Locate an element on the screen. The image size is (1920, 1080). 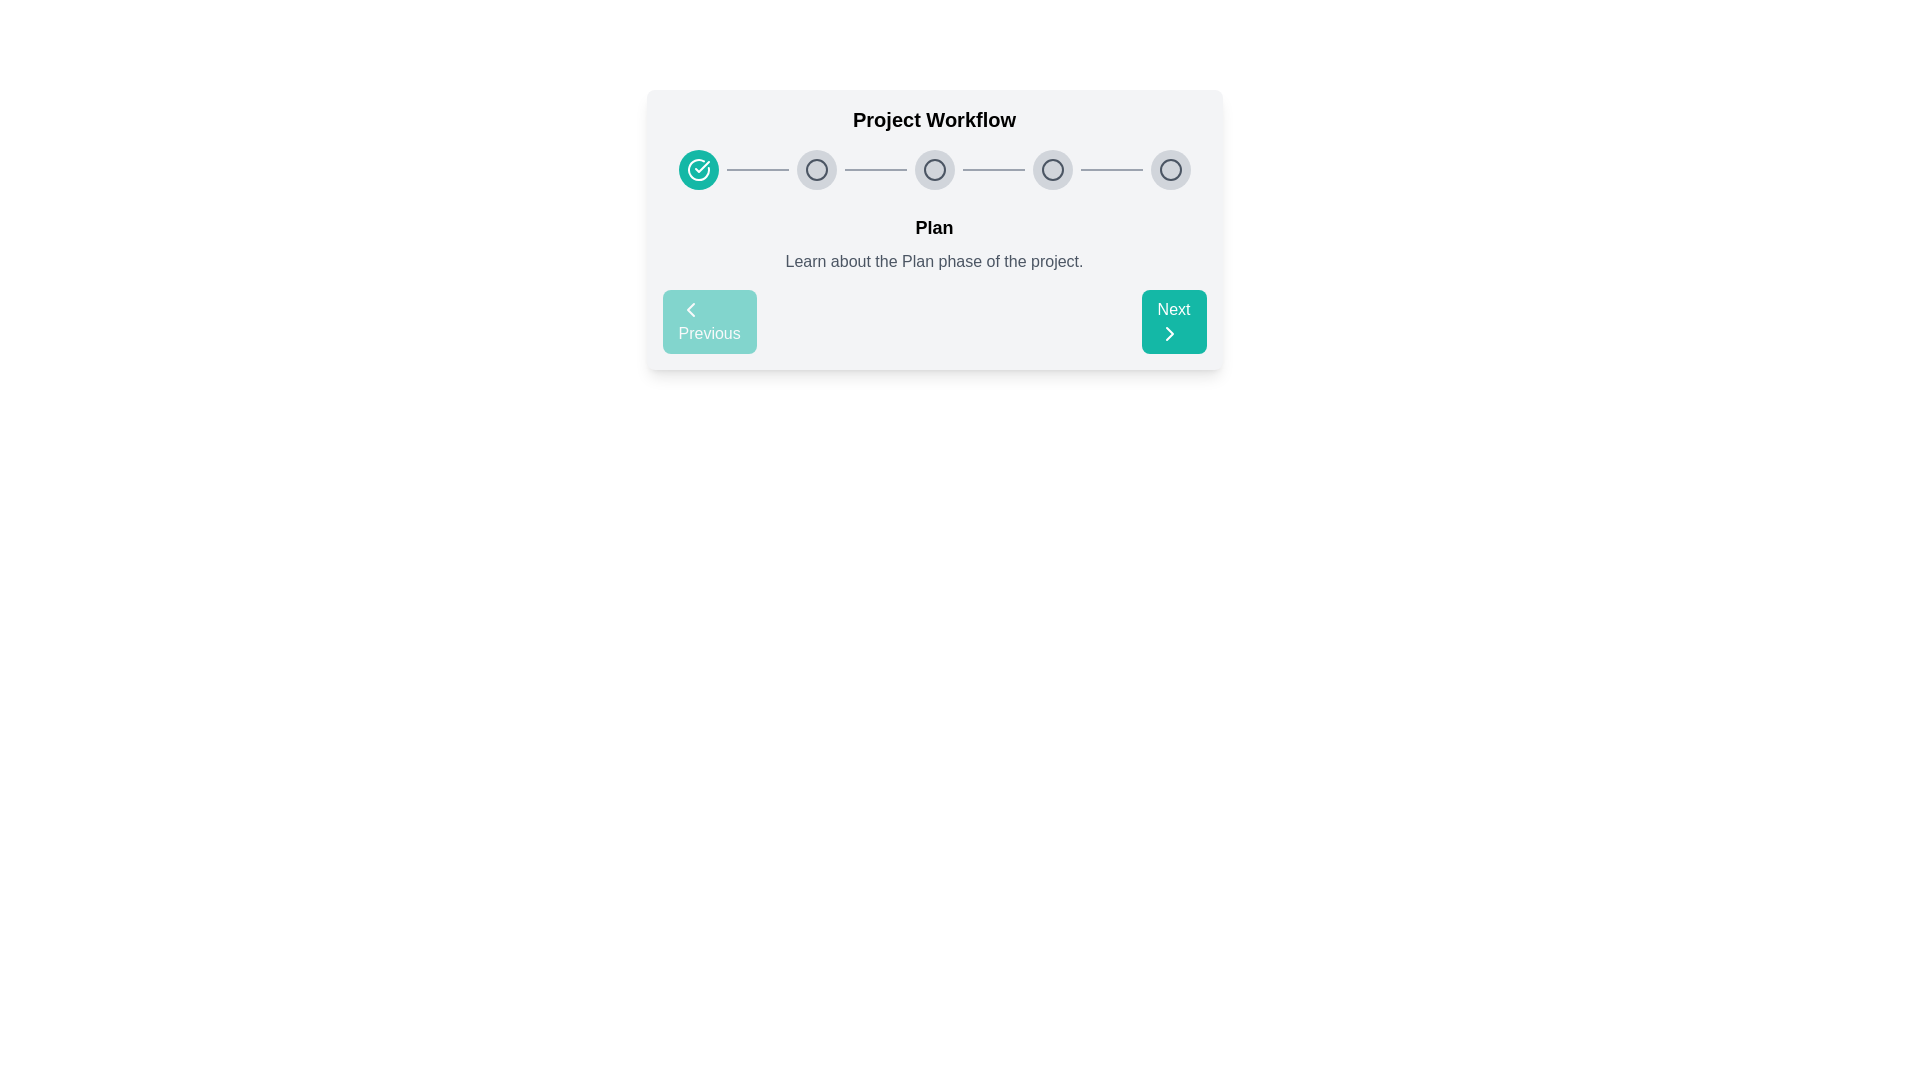
the 'Next' button to navigate to the next step is located at coordinates (1174, 320).